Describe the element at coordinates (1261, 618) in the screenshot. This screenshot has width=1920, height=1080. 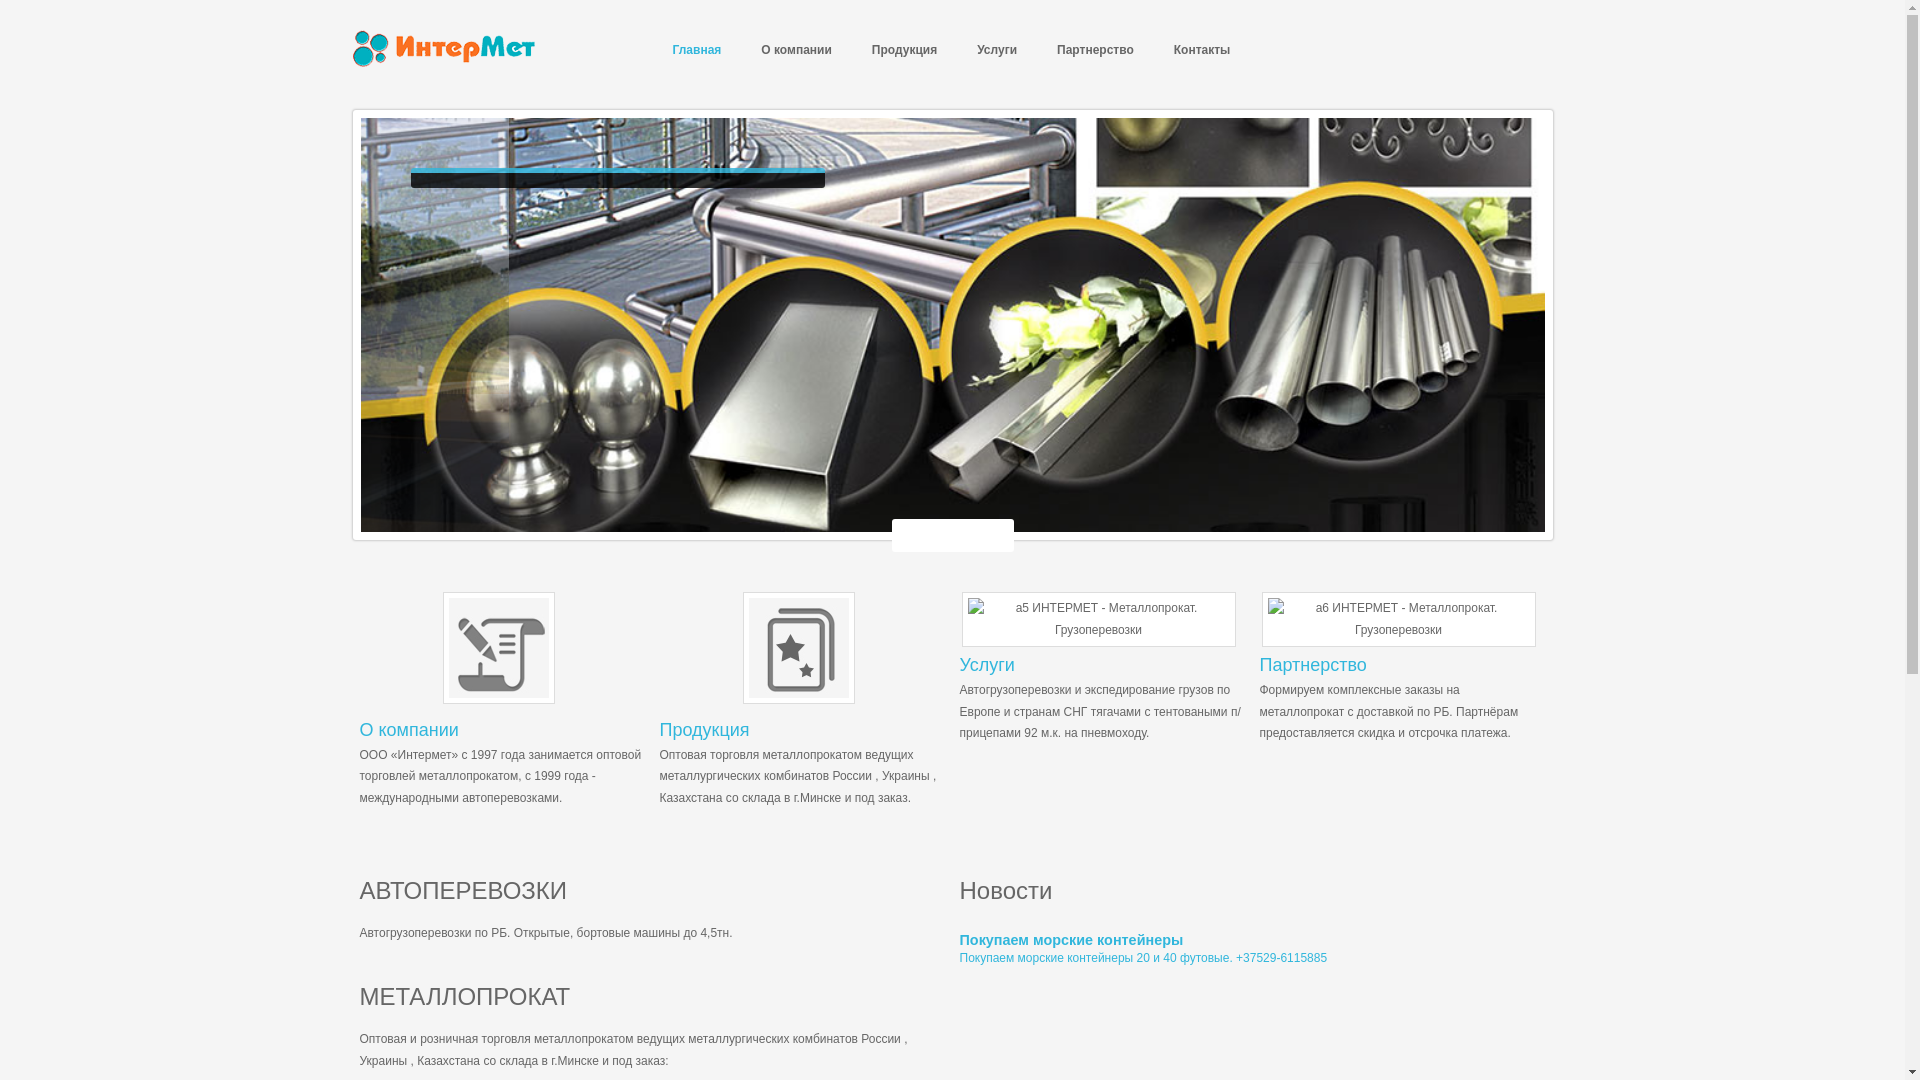
I see `'a6 image'` at that location.